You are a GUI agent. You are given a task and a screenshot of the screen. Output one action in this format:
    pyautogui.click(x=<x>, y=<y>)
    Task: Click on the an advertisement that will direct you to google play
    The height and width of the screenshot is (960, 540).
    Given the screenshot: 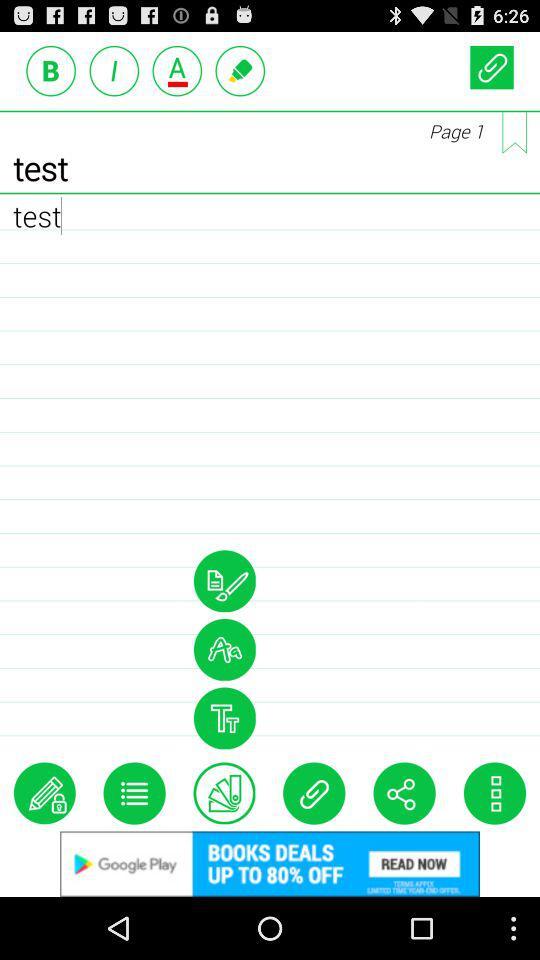 What is the action you would take?
    pyautogui.click(x=270, y=863)
    